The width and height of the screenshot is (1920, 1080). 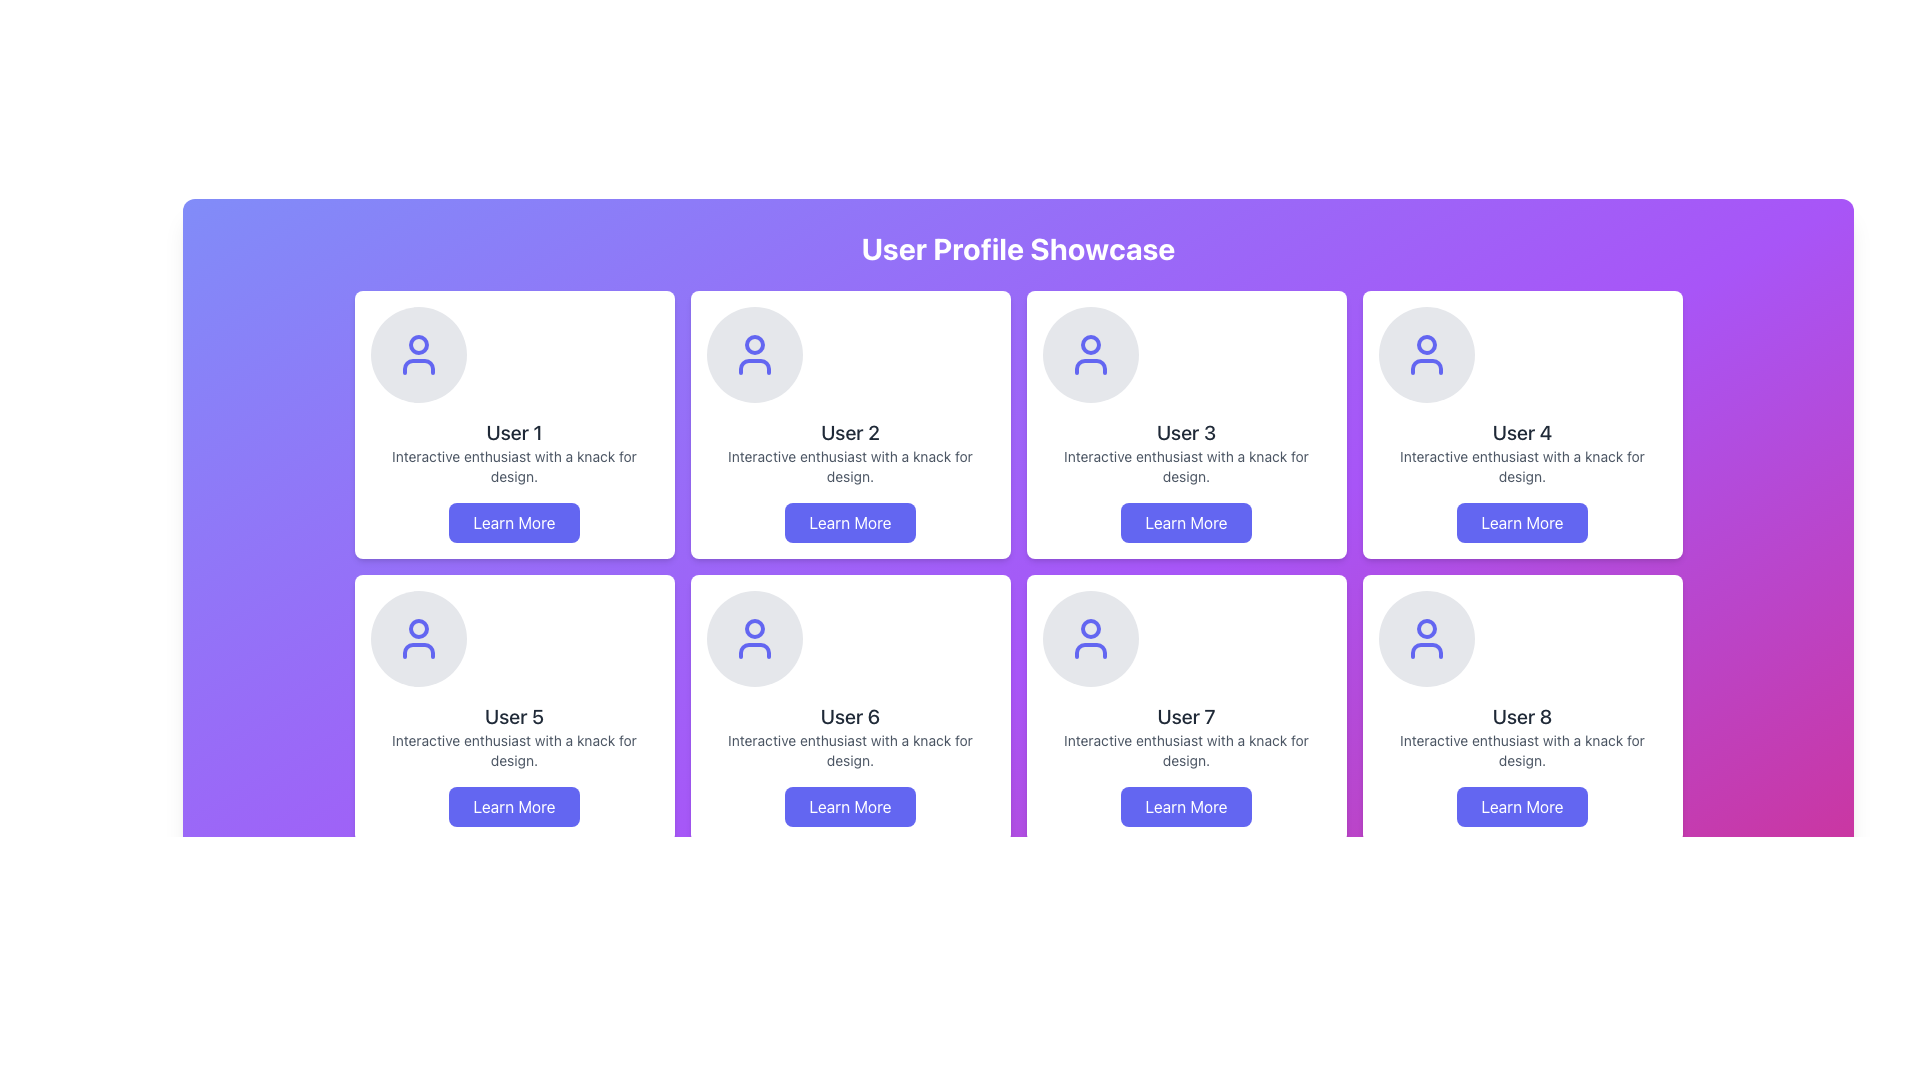 I want to click on the circular icon placeholder with a light gray background and indigo user profile icon located at the top center of the card labeled 'User 3' in the grid layout, so click(x=1089, y=353).